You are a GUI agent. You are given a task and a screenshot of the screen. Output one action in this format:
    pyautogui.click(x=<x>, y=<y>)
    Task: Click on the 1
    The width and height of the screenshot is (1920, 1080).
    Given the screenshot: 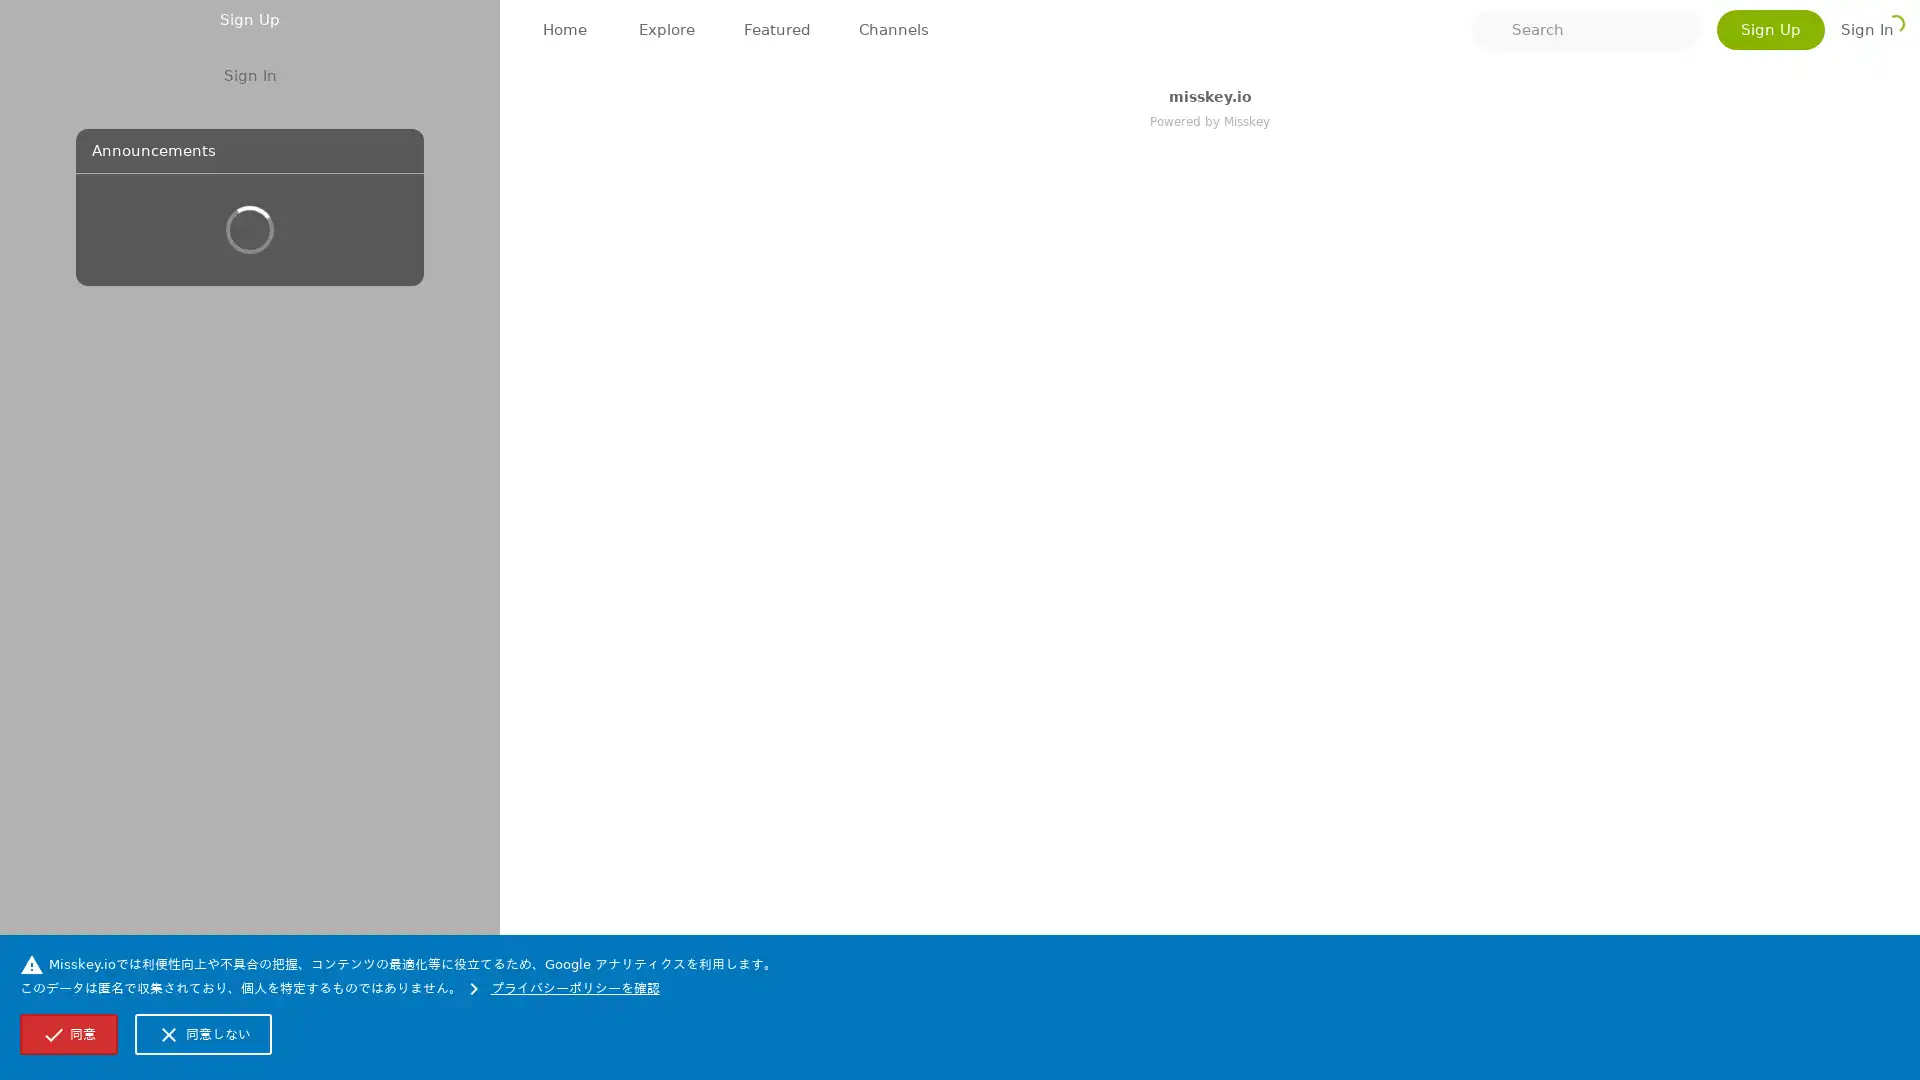 What is the action you would take?
    pyautogui.click(x=628, y=848)
    